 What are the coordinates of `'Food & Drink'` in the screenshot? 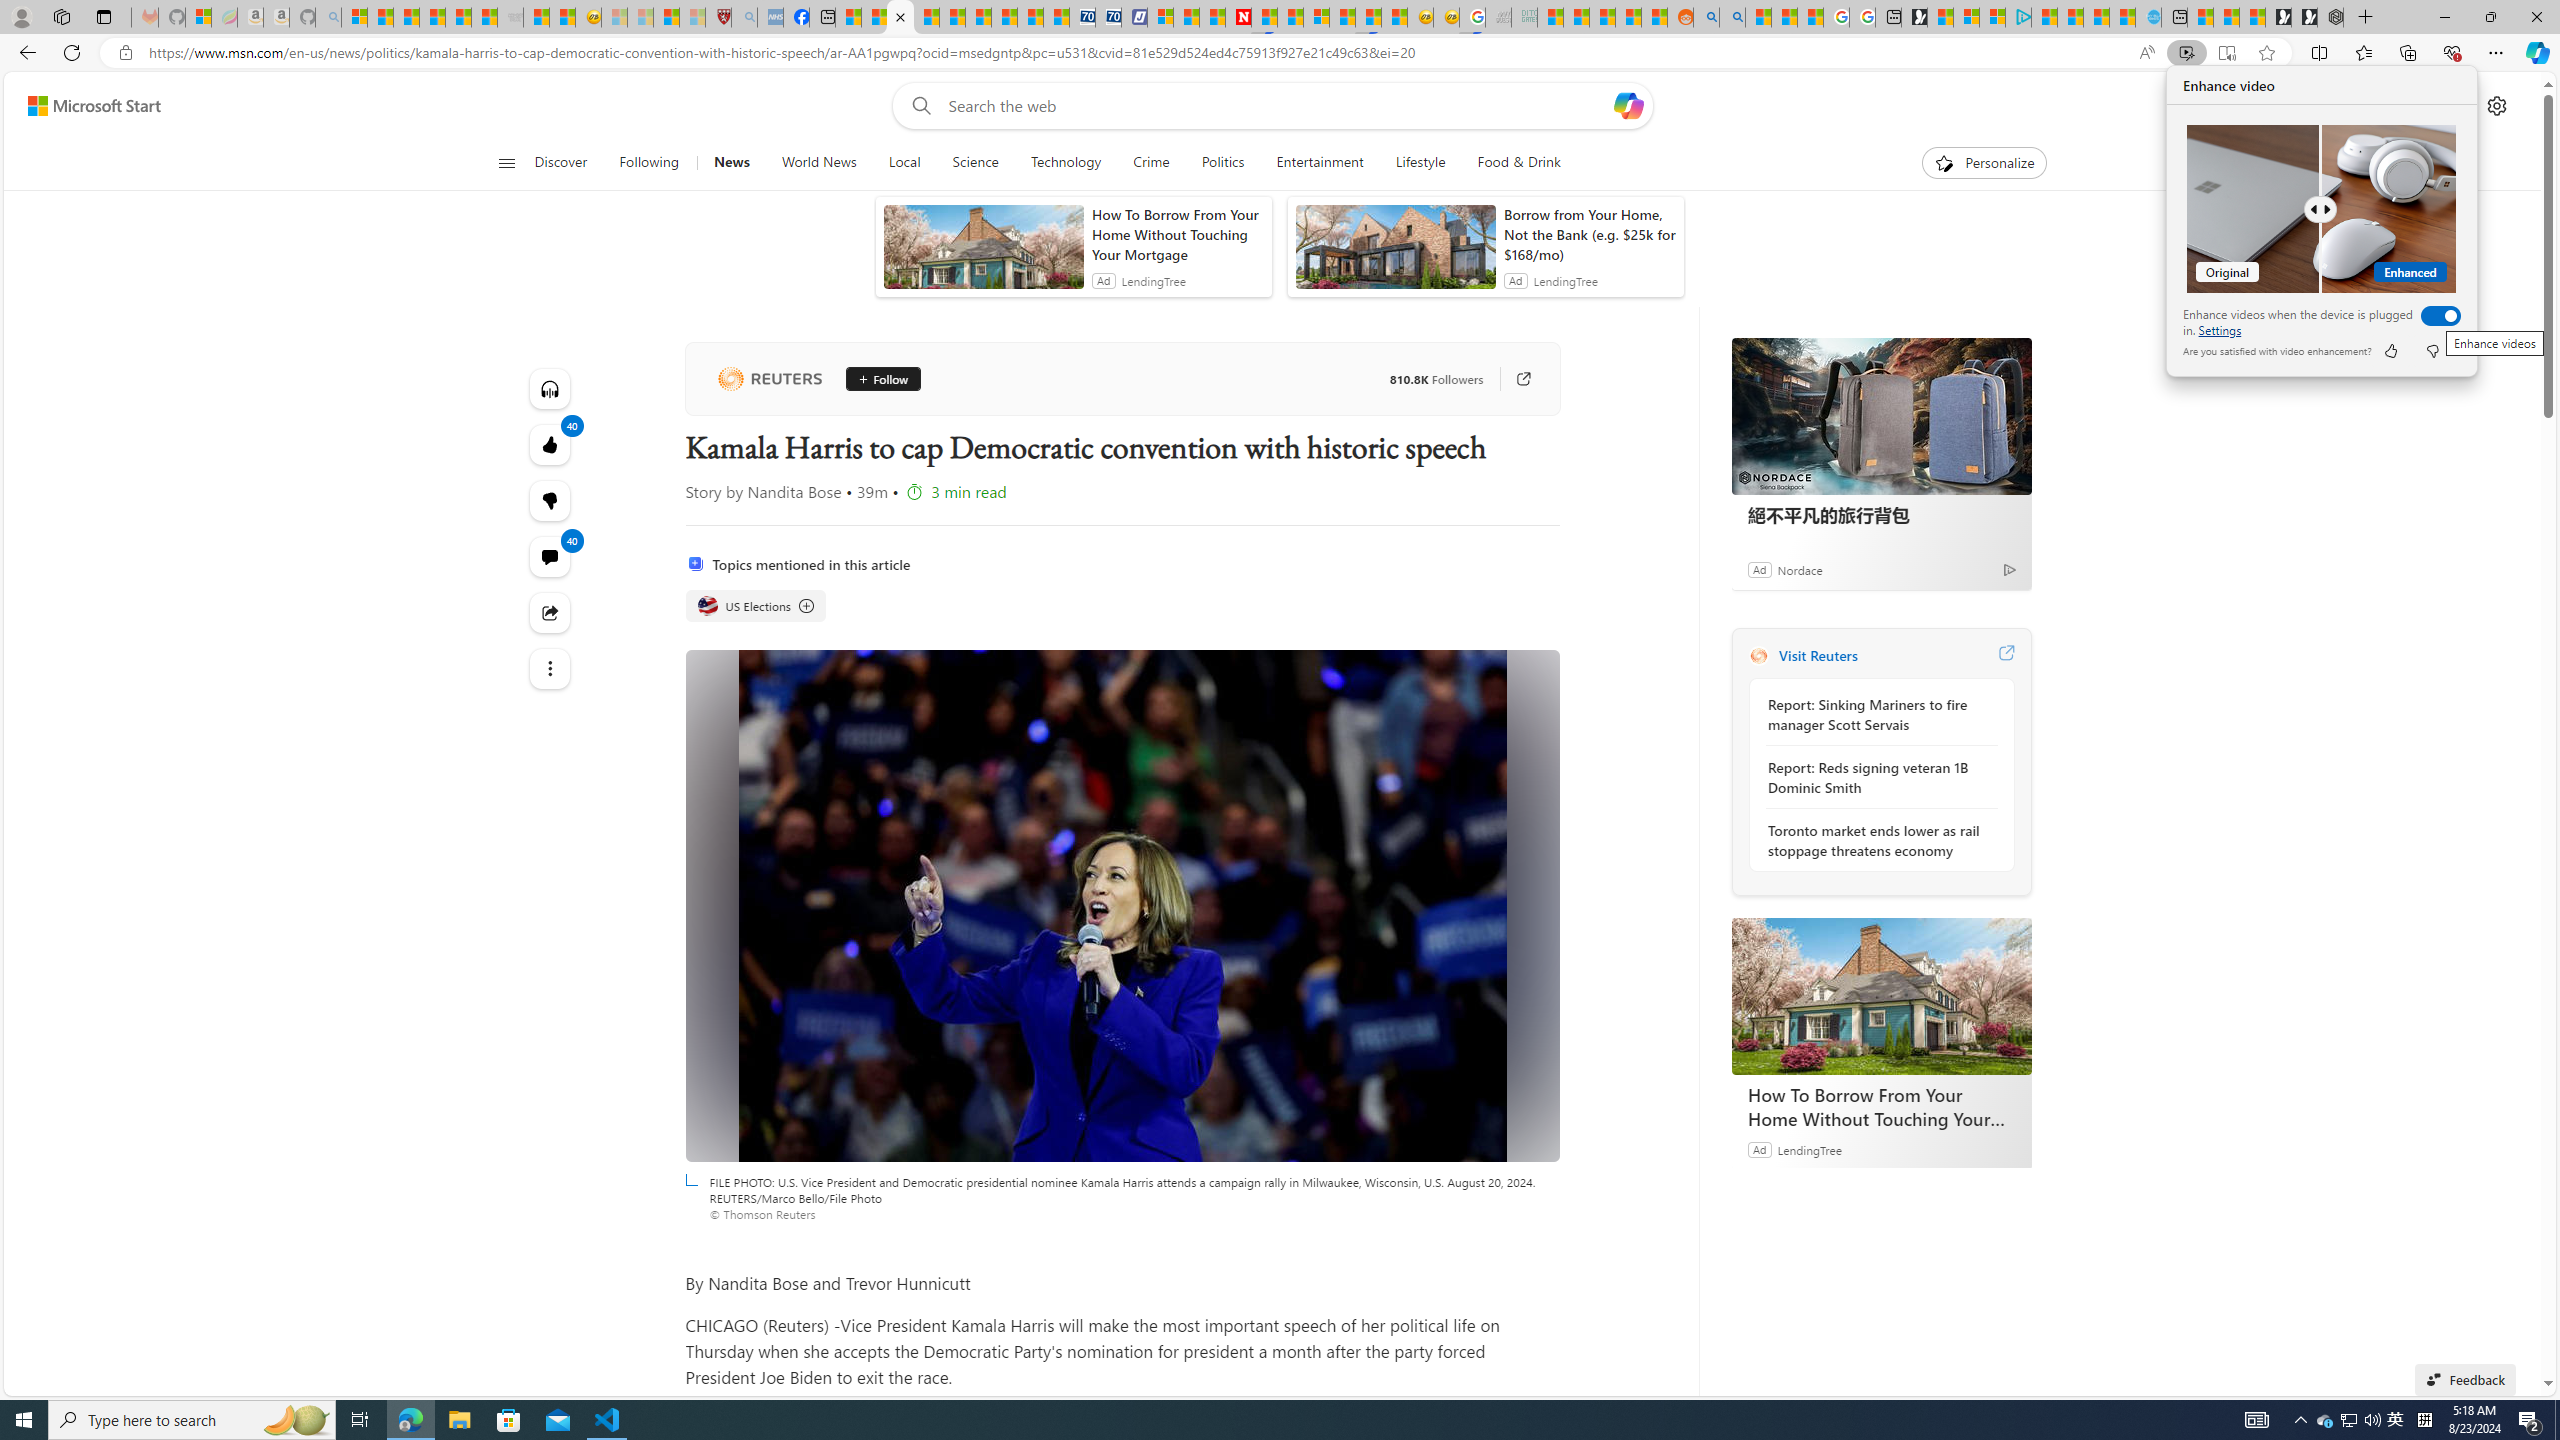 It's located at (1519, 162).